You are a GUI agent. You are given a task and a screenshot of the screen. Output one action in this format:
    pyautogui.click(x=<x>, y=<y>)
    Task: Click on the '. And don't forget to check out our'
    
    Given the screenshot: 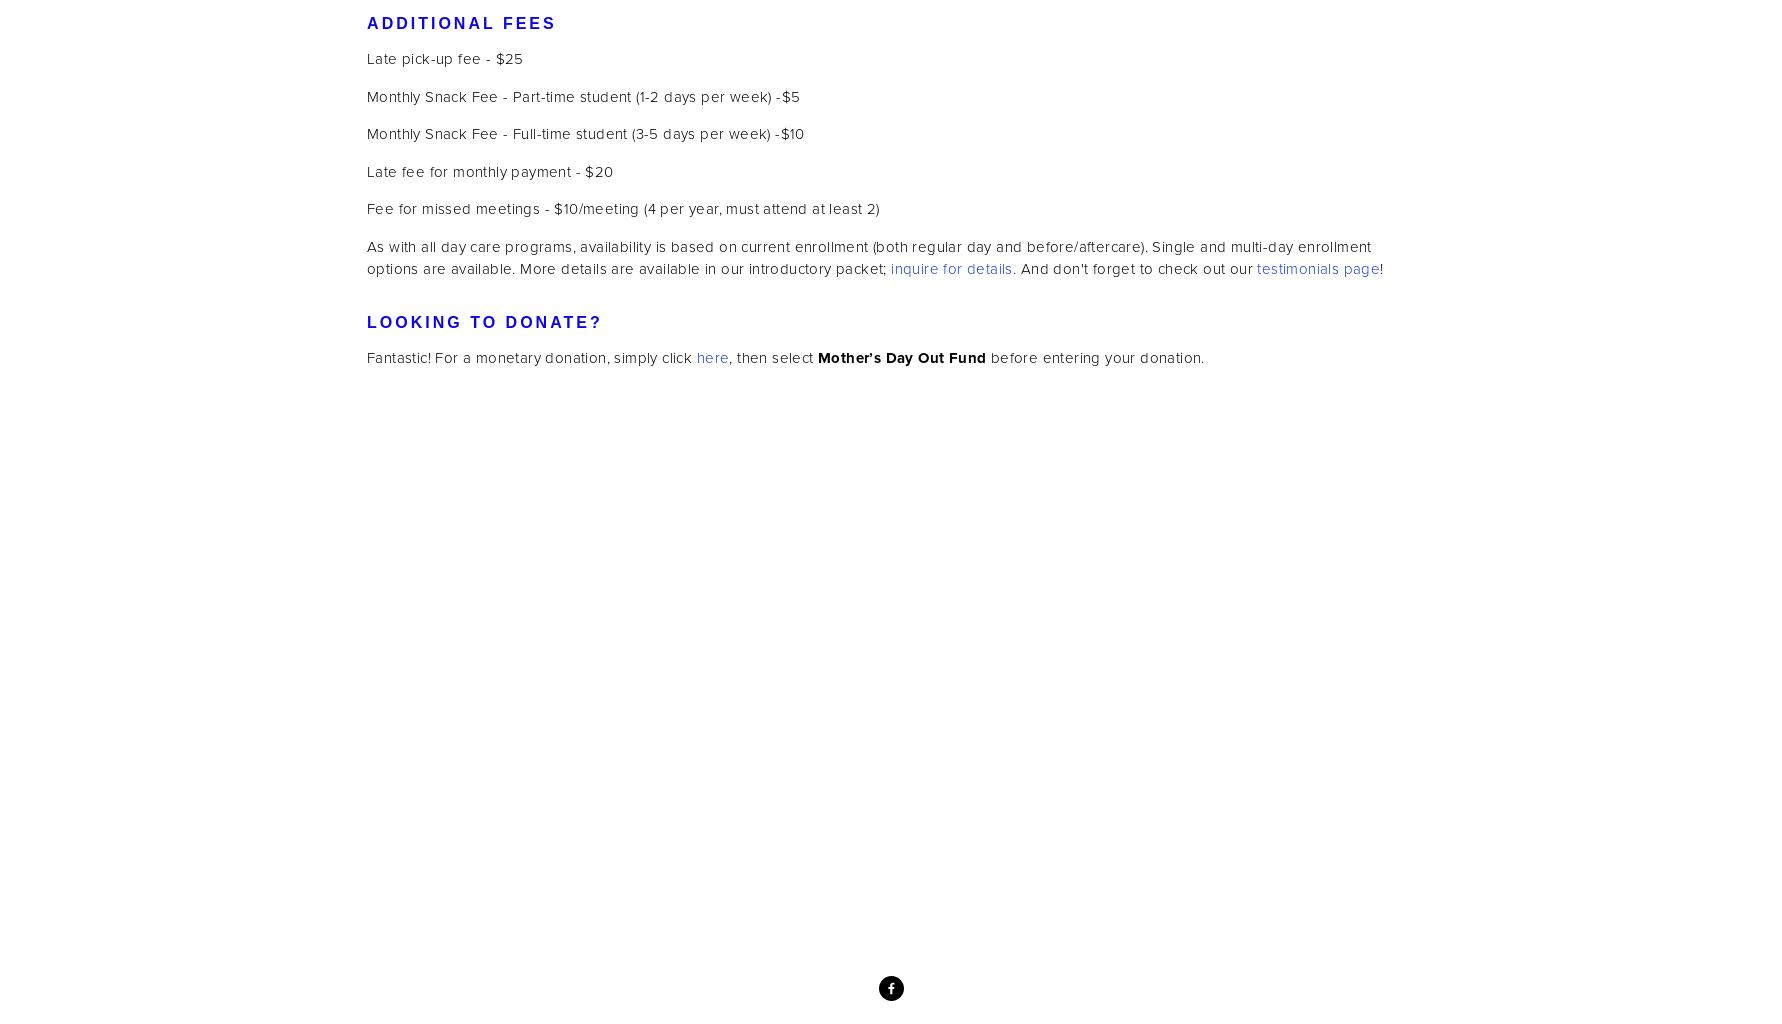 What is the action you would take?
    pyautogui.click(x=1010, y=269)
    